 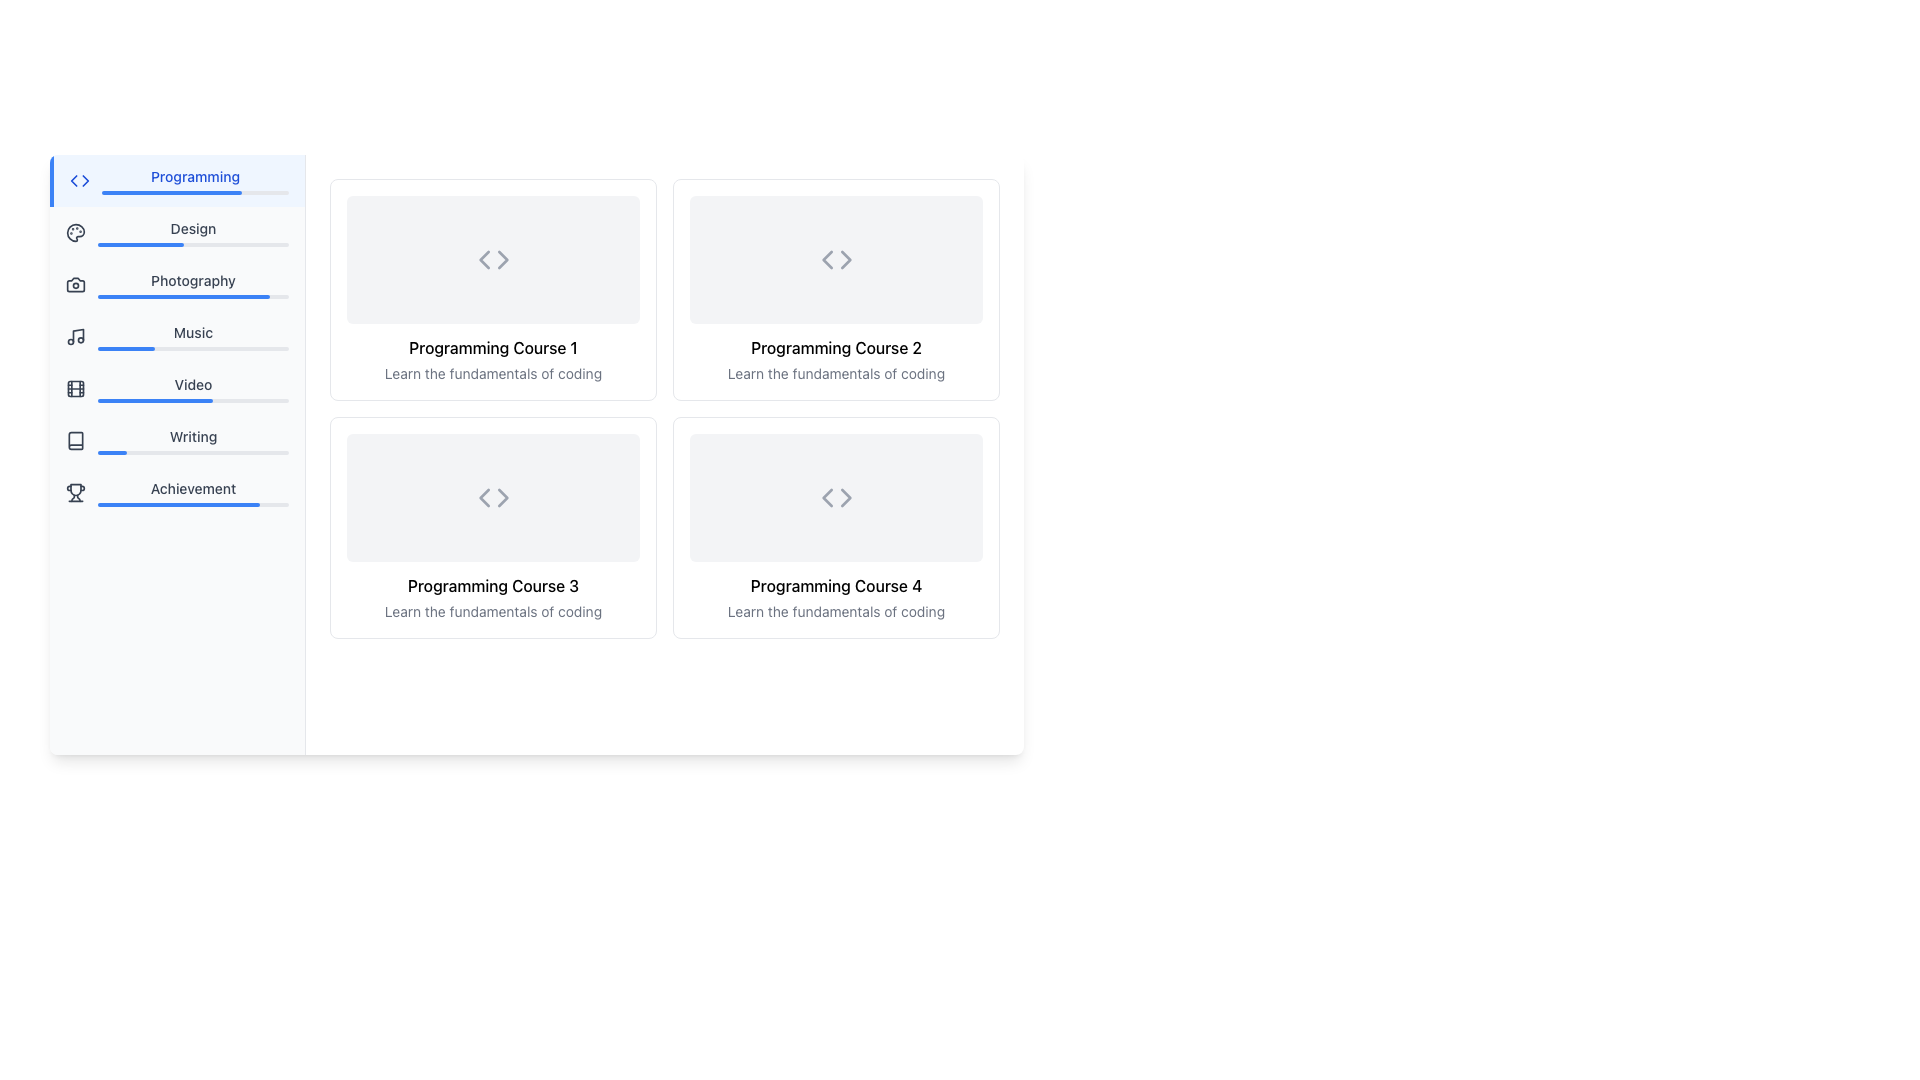 What do you see at coordinates (177, 231) in the screenshot?
I see `the 'Design' button located in the left panel sidebar, which is visually characterized by a palette icon and a light gray background` at bounding box center [177, 231].